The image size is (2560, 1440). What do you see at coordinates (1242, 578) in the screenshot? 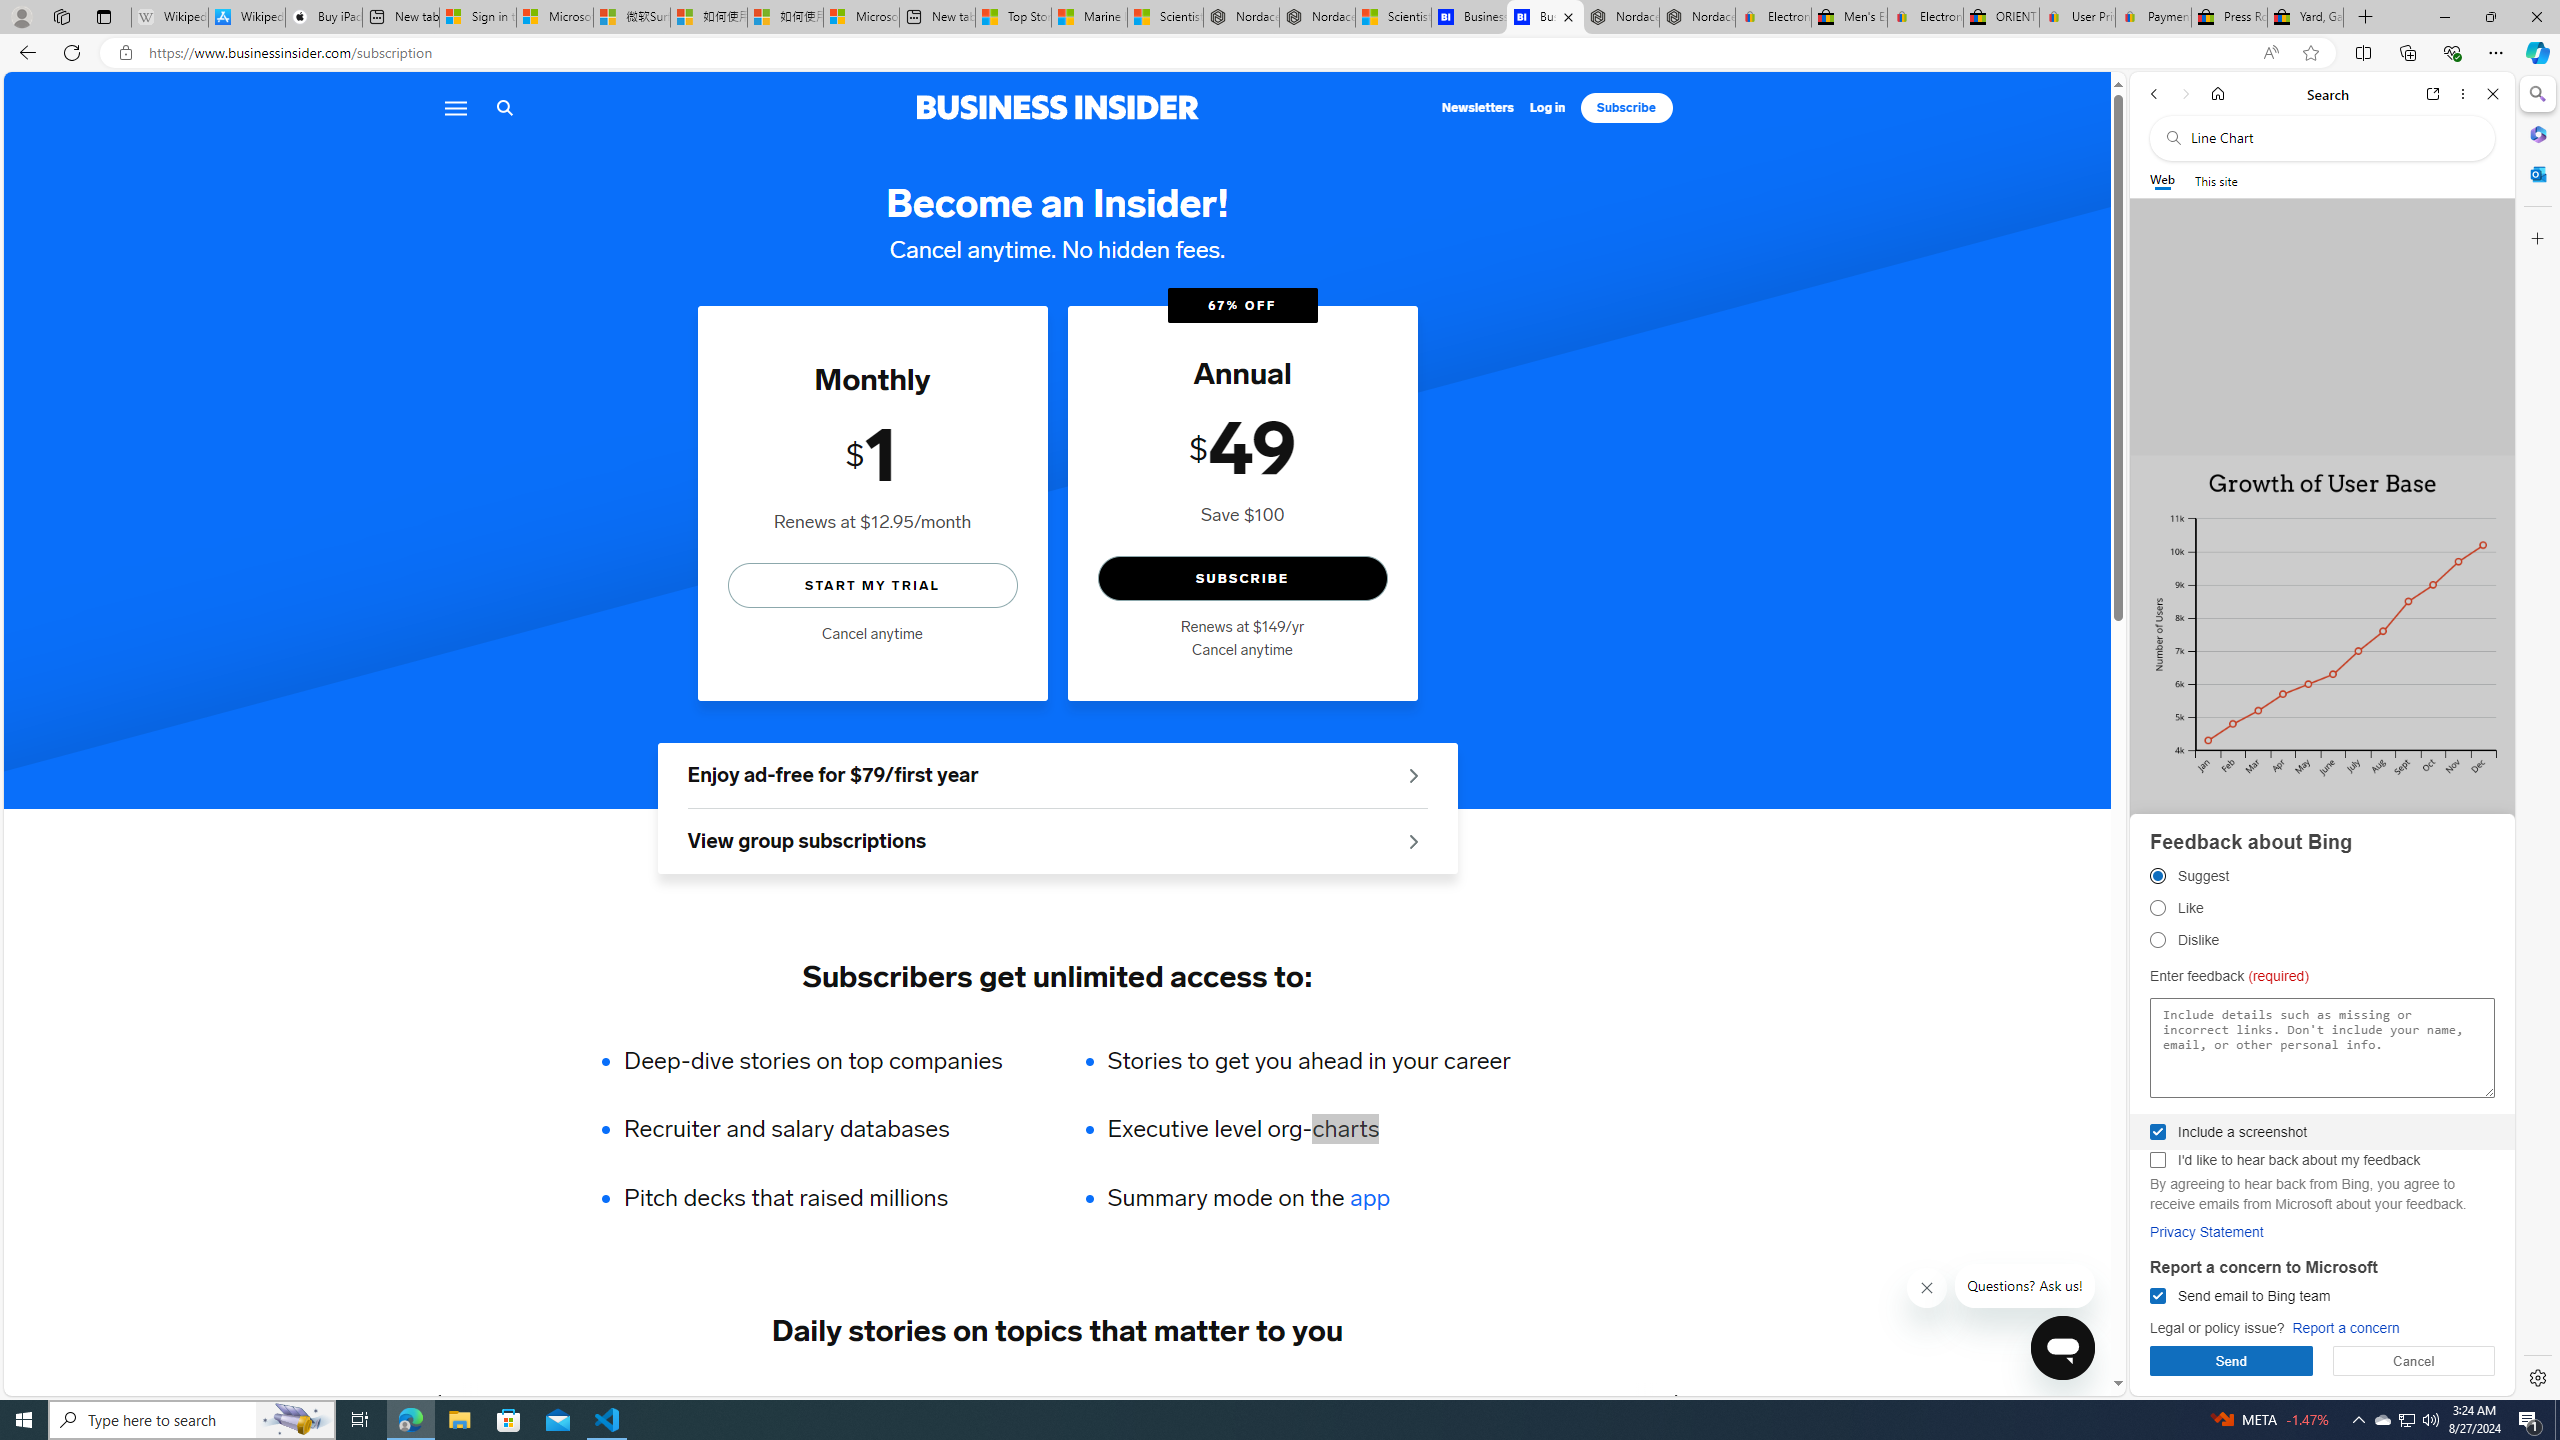
I see `'SUBSCRIBE'` at bounding box center [1242, 578].